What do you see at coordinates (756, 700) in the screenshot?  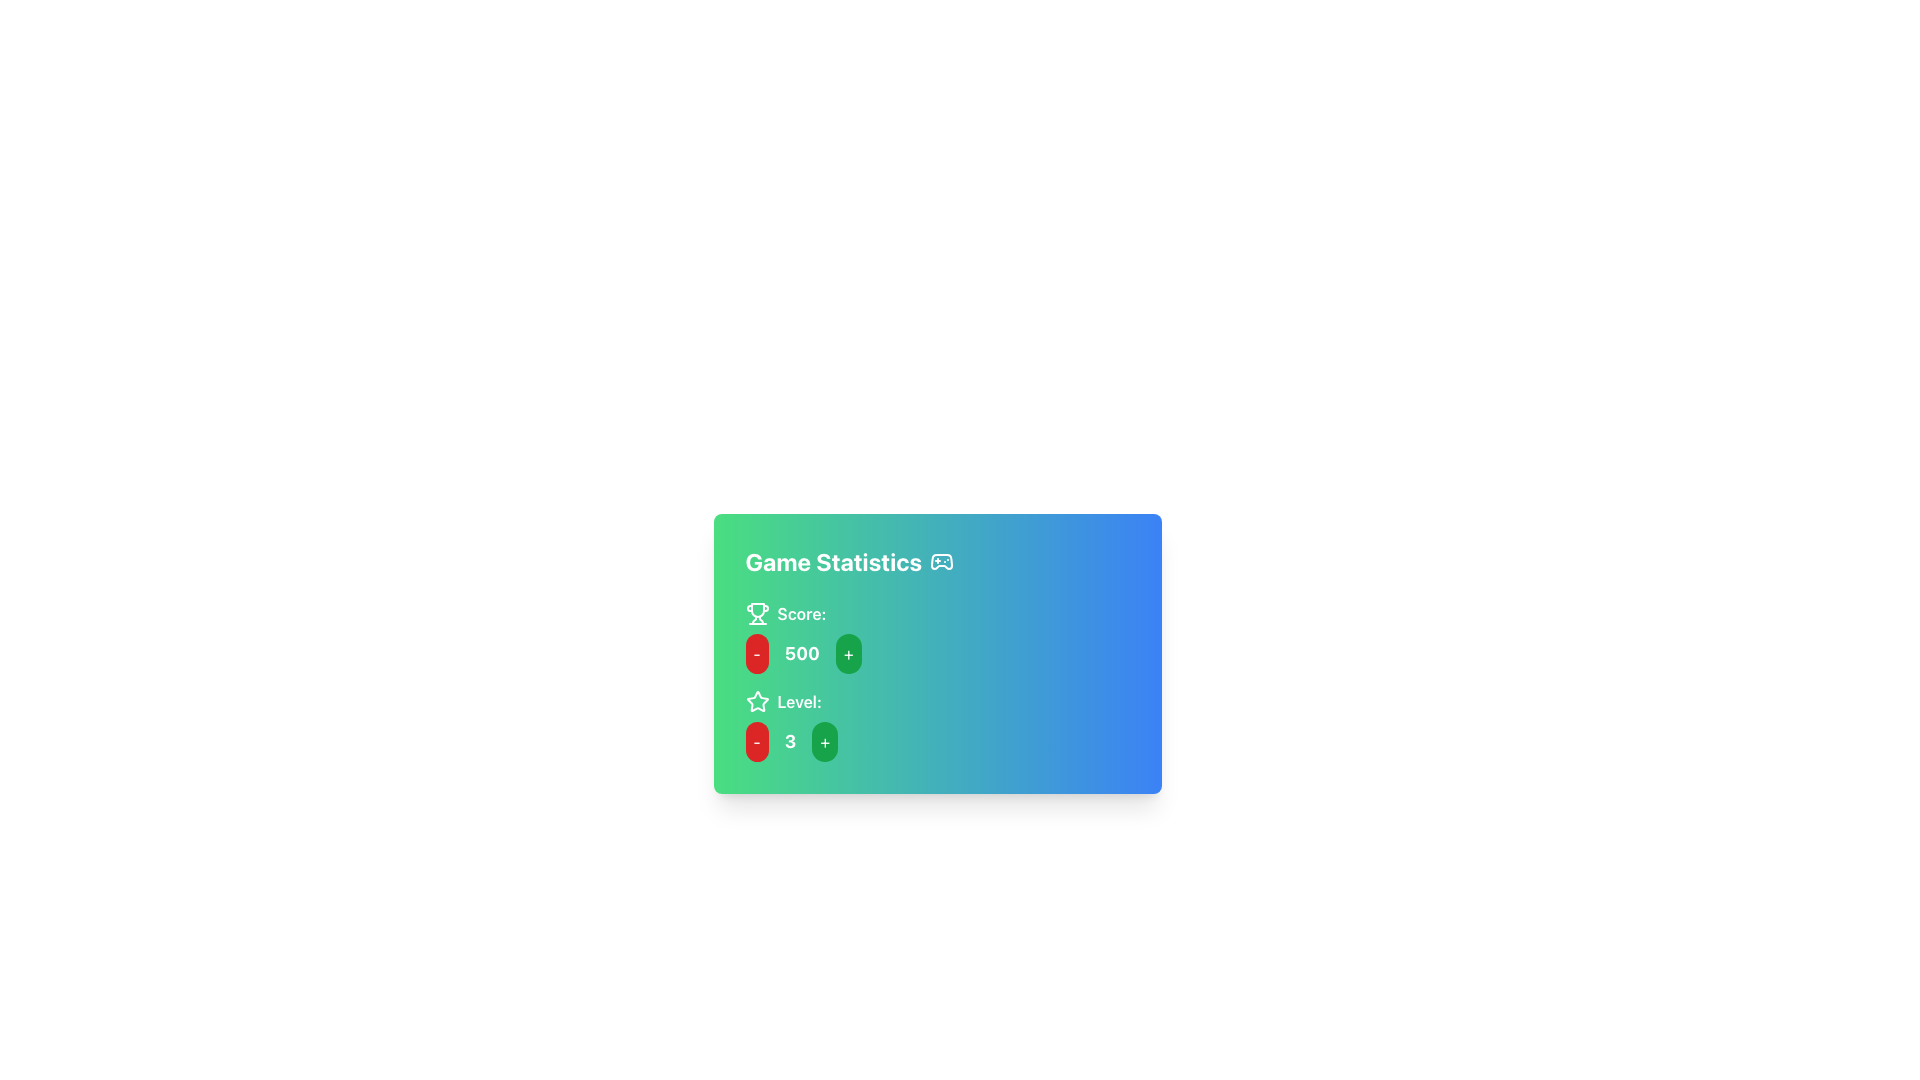 I see `the star-shaped graphic icon located in the 'Level' section next to the label 'Level:', which is inside a green area and features a distinct five-pointed star design` at bounding box center [756, 700].